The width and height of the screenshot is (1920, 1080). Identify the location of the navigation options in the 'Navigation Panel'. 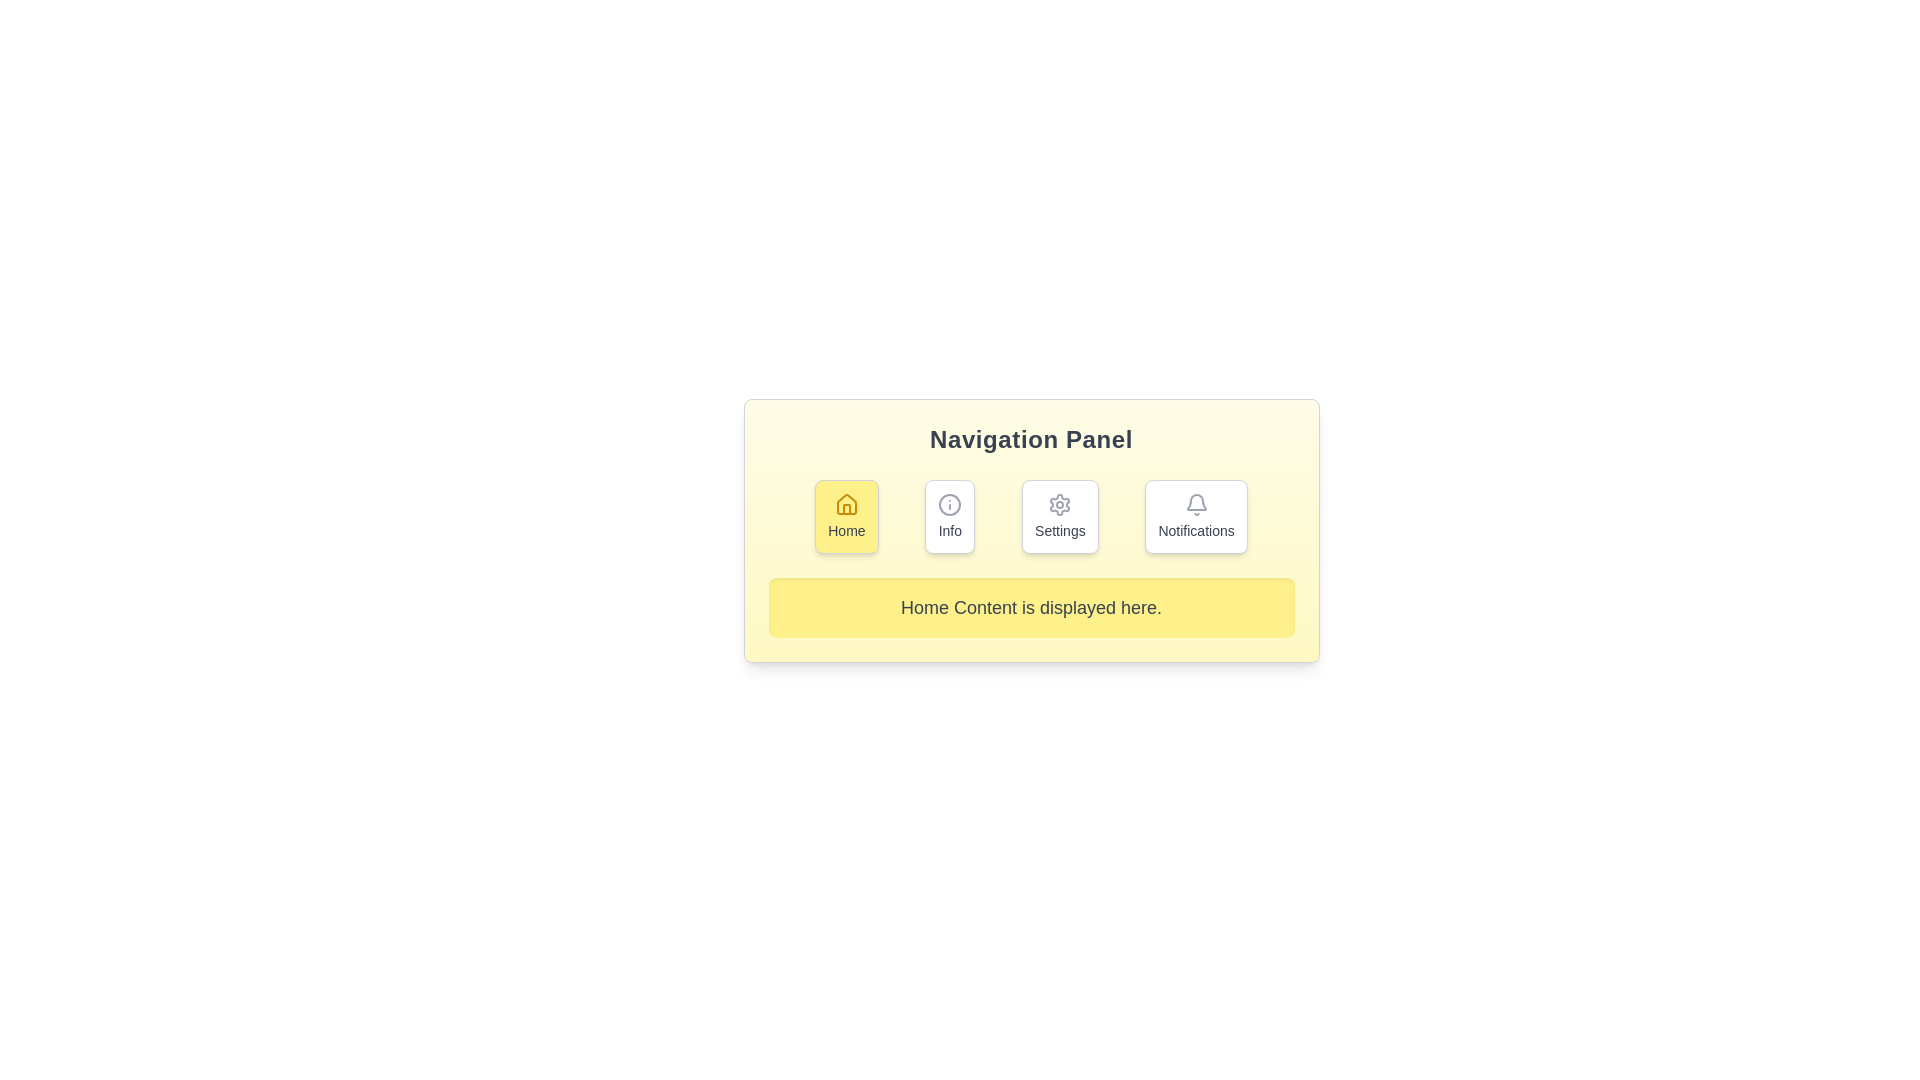
(1031, 530).